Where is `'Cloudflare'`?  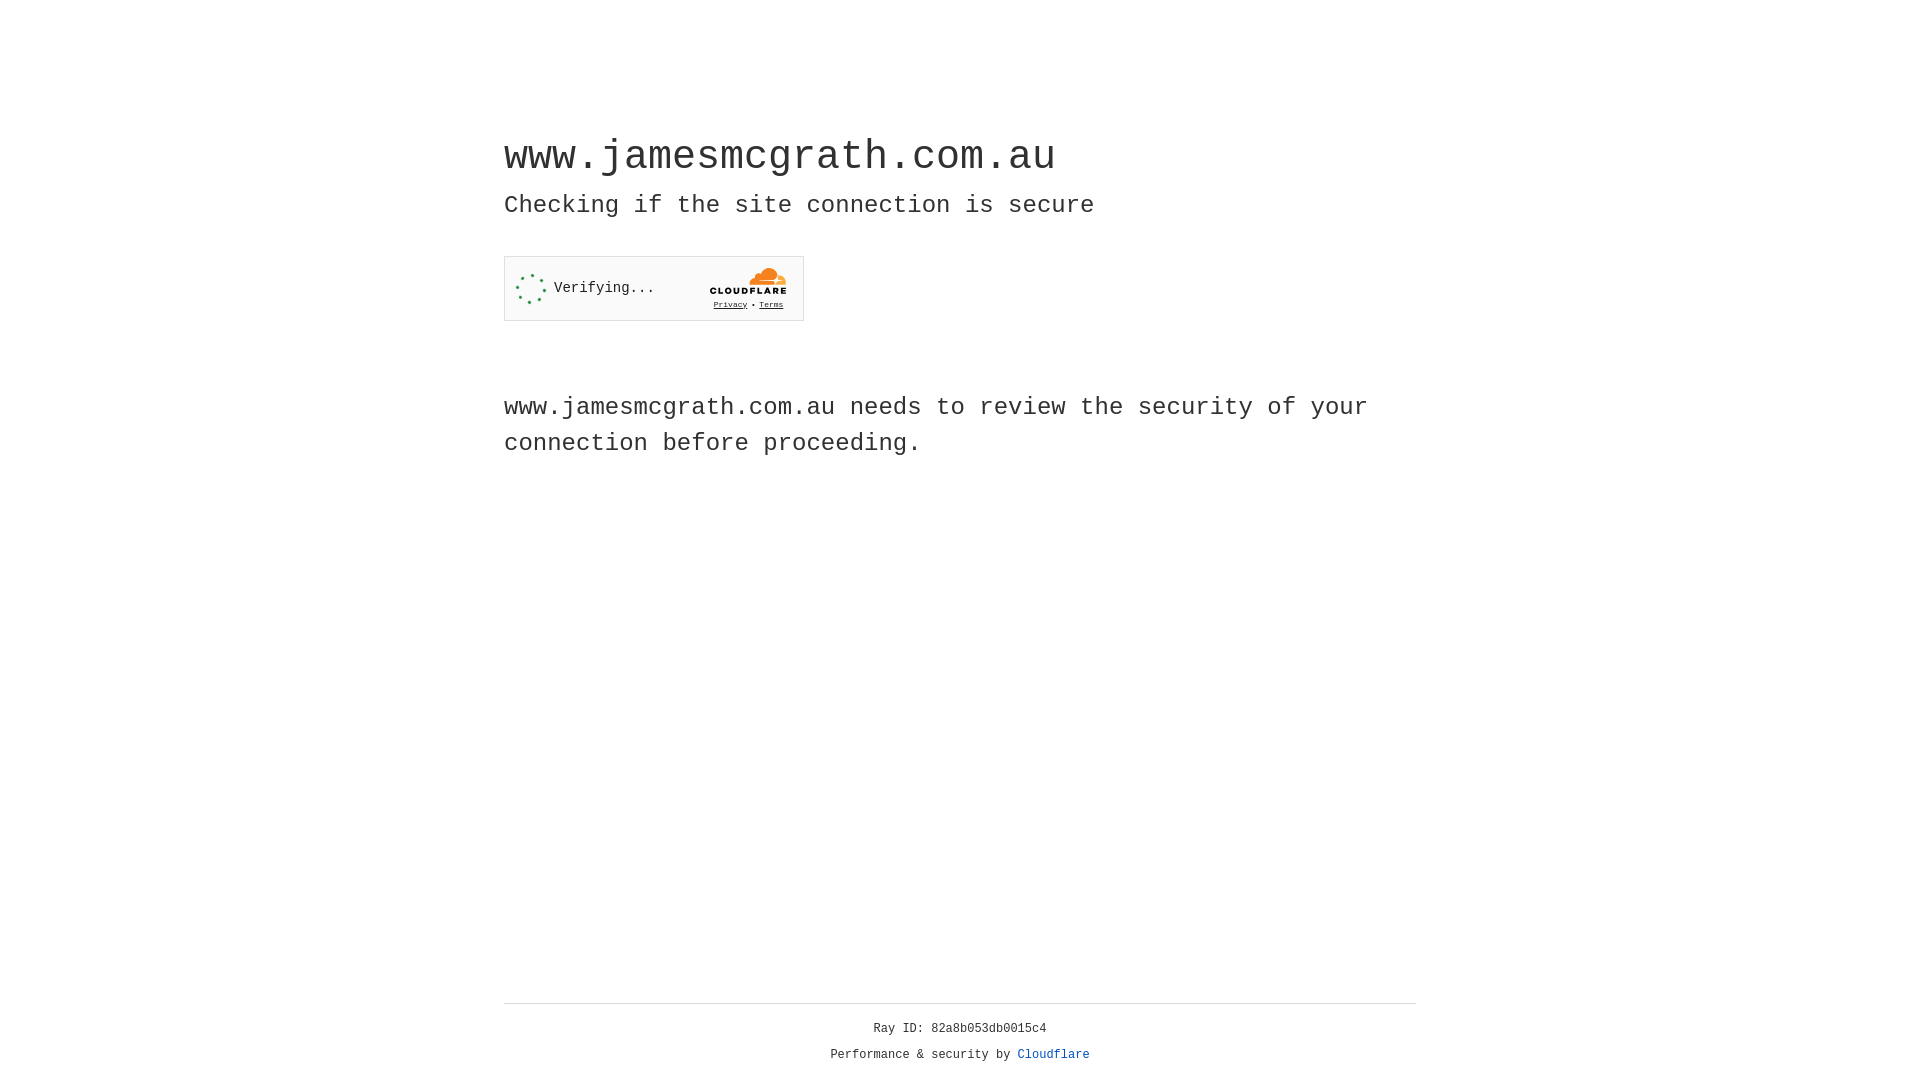 'Cloudflare' is located at coordinates (1017, 1054).